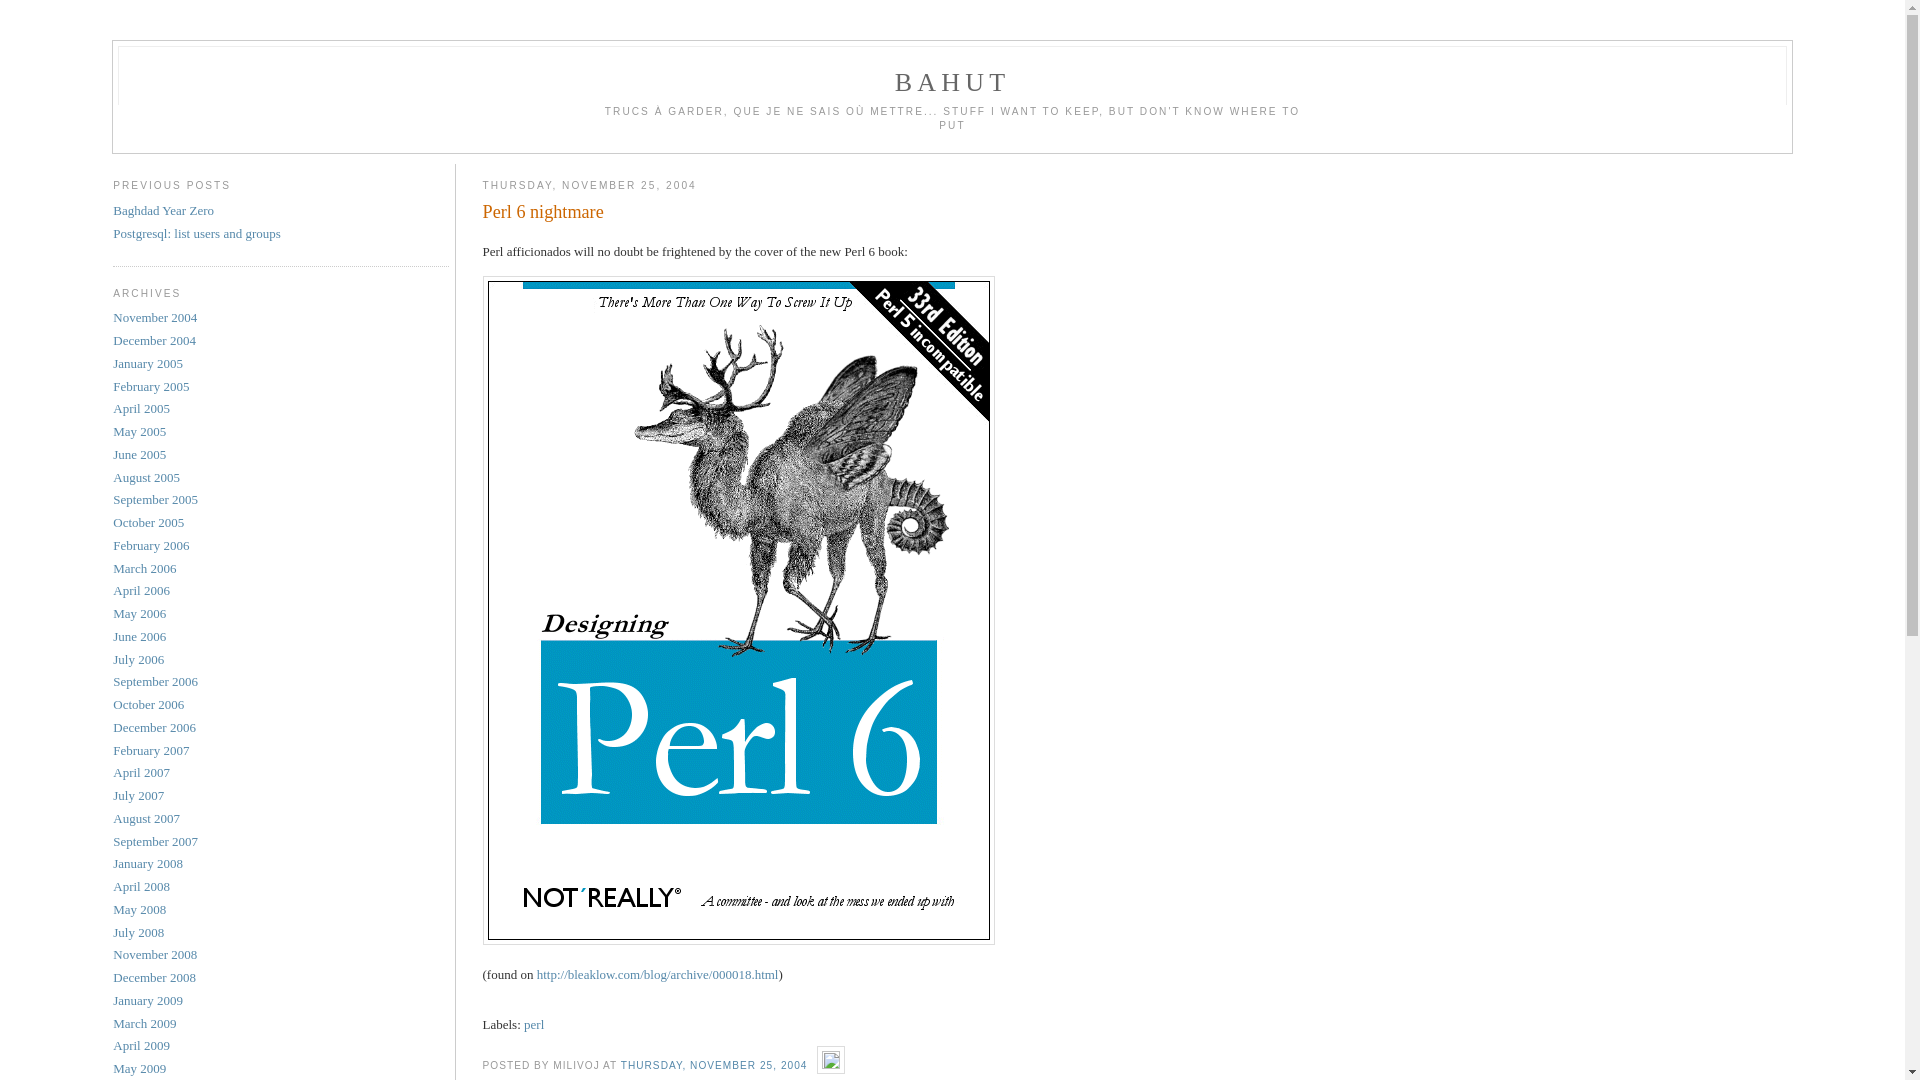  Describe the element at coordinates (137, 794) in the screenshot. I see `'July 2007'` at that location.